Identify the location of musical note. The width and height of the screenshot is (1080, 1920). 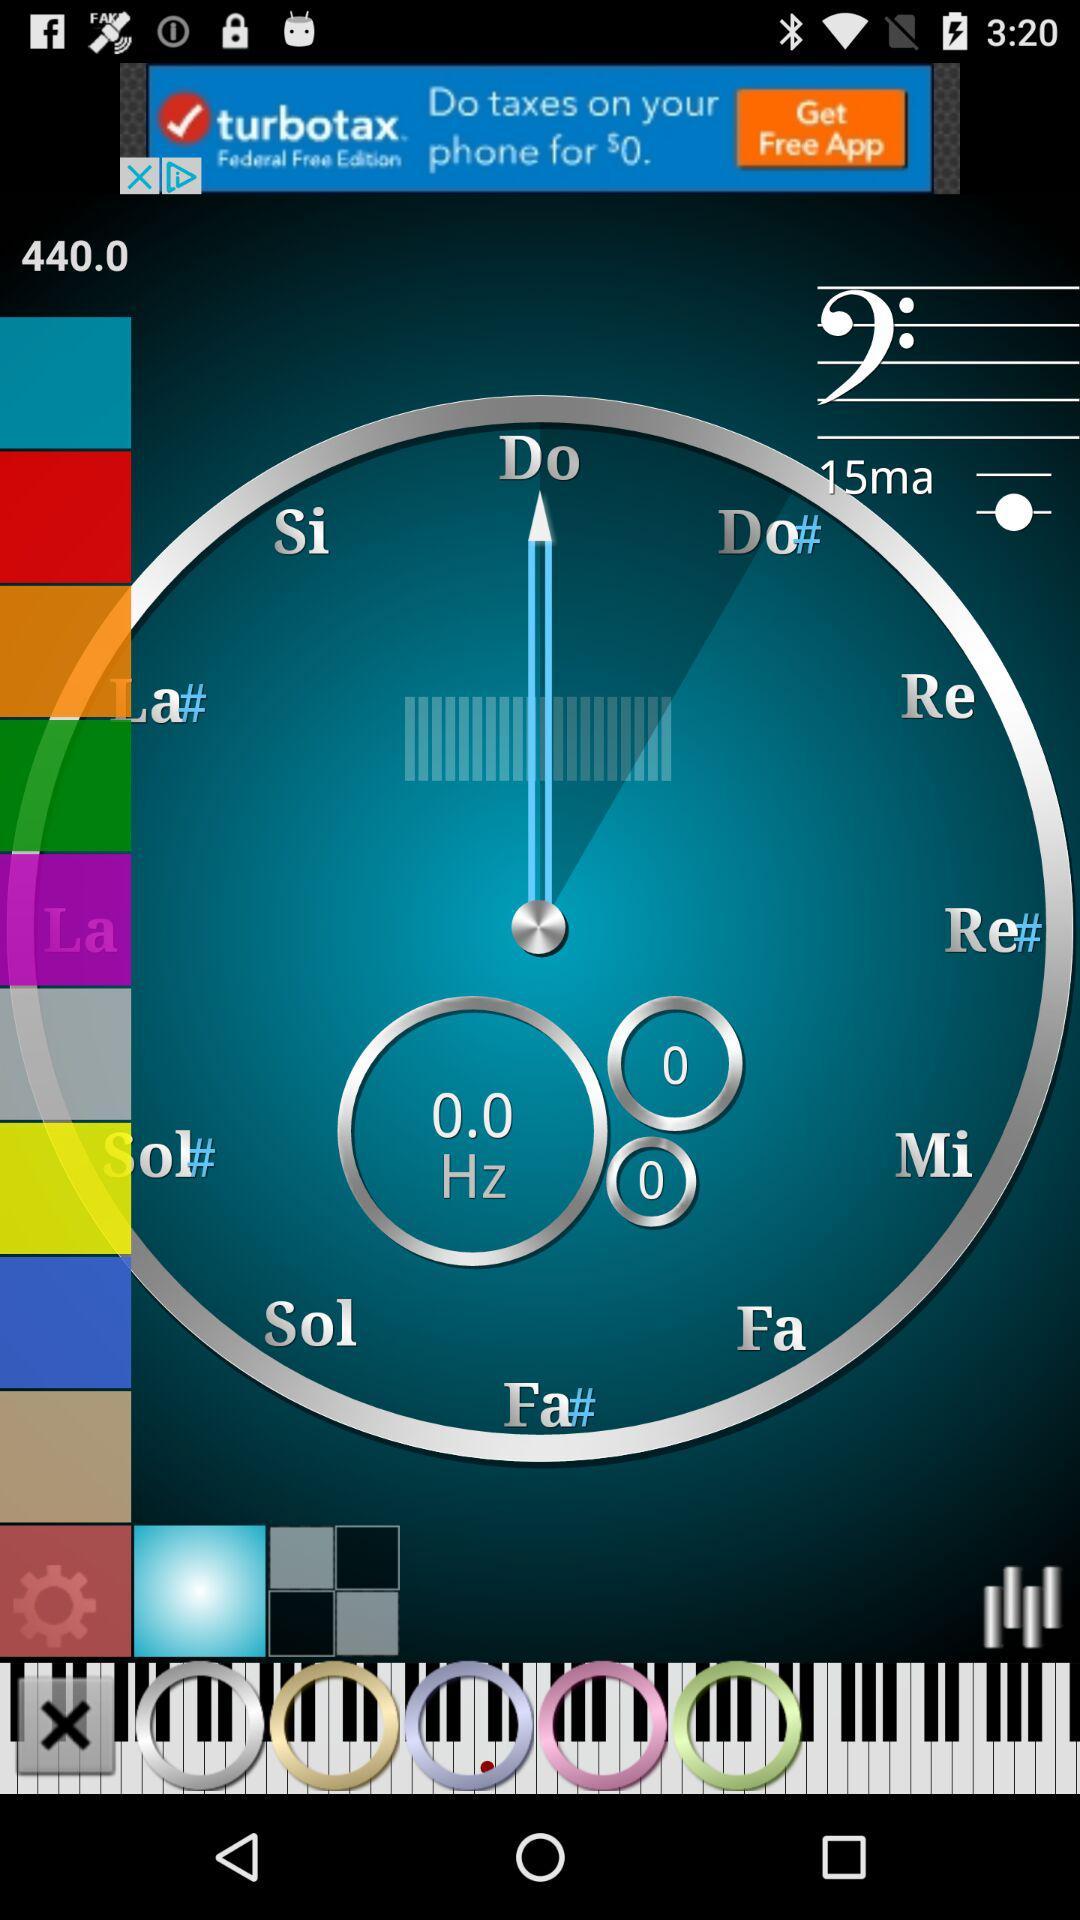
(64, 382).